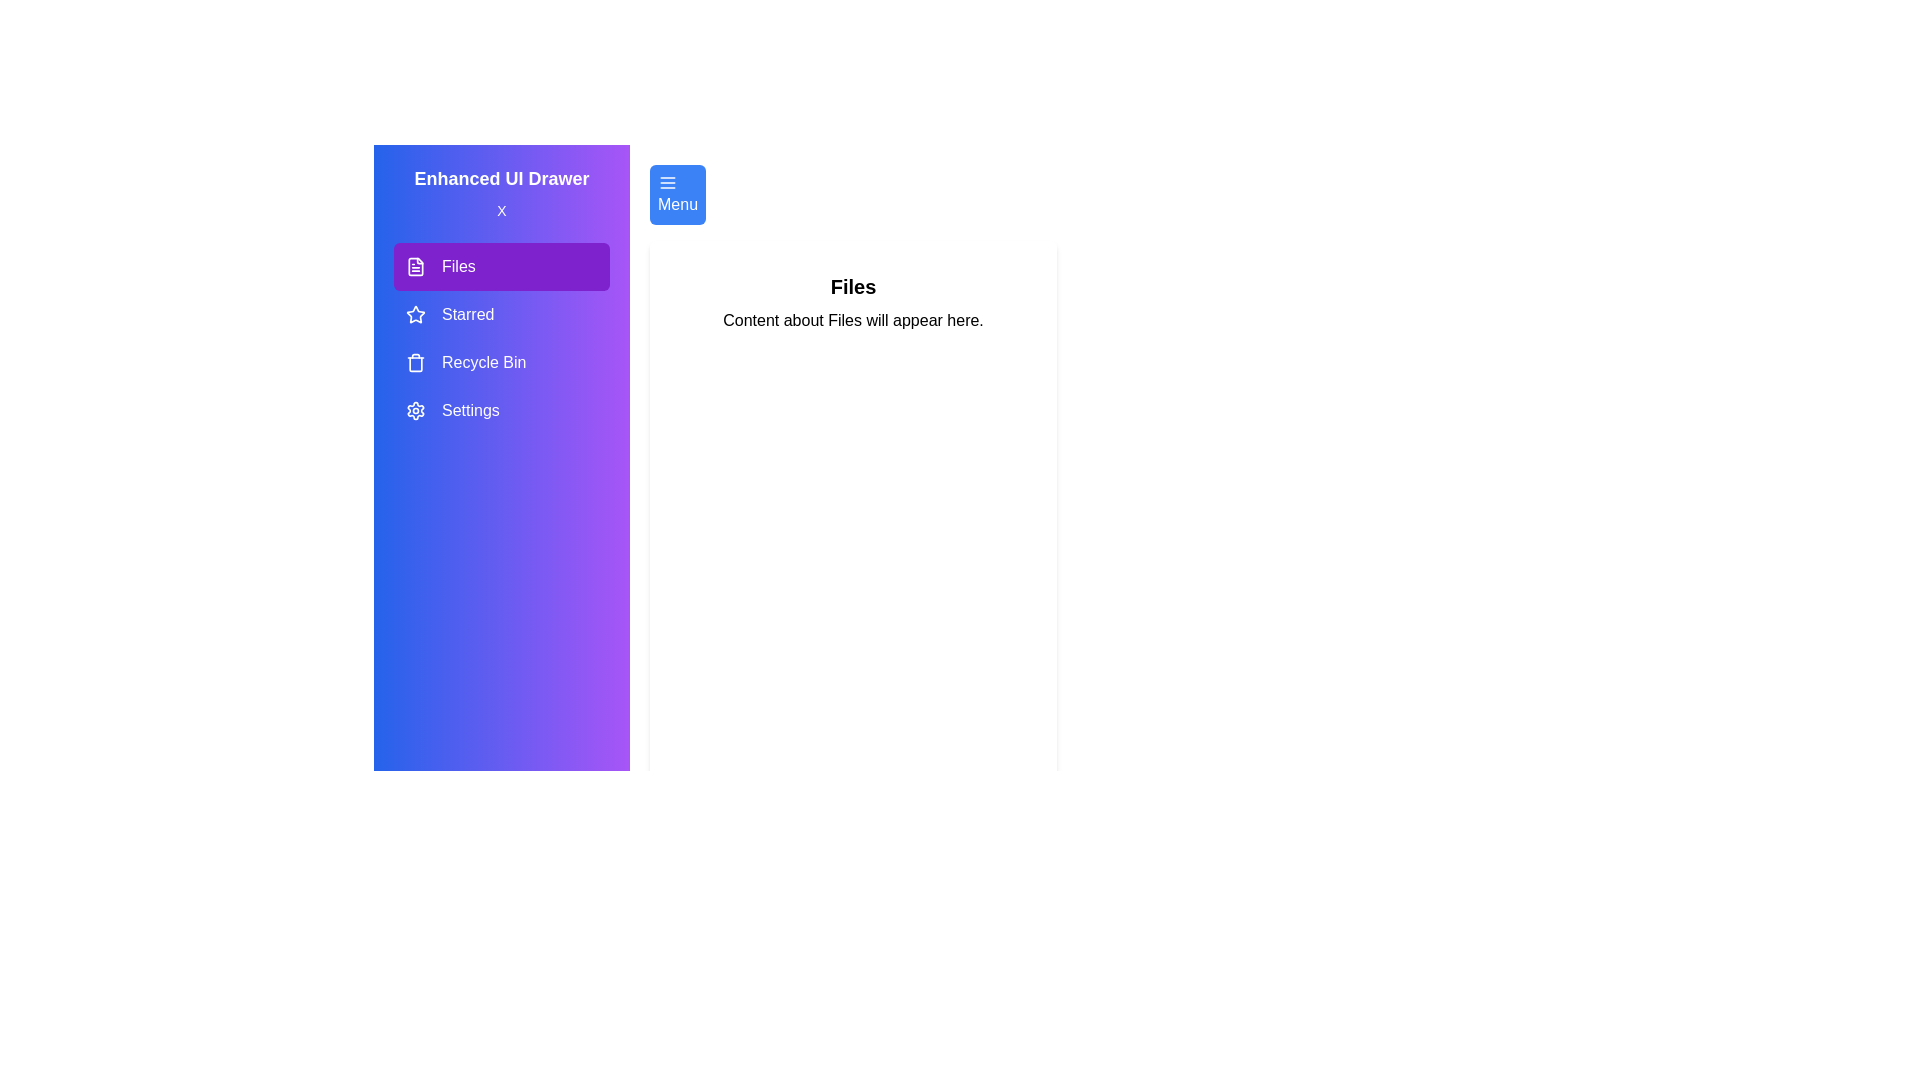 The image size is (1920, 1080). Describe the element at coordinates (502, 315) in the screenshot. I see `the menu item Starred to view its content` at that location.